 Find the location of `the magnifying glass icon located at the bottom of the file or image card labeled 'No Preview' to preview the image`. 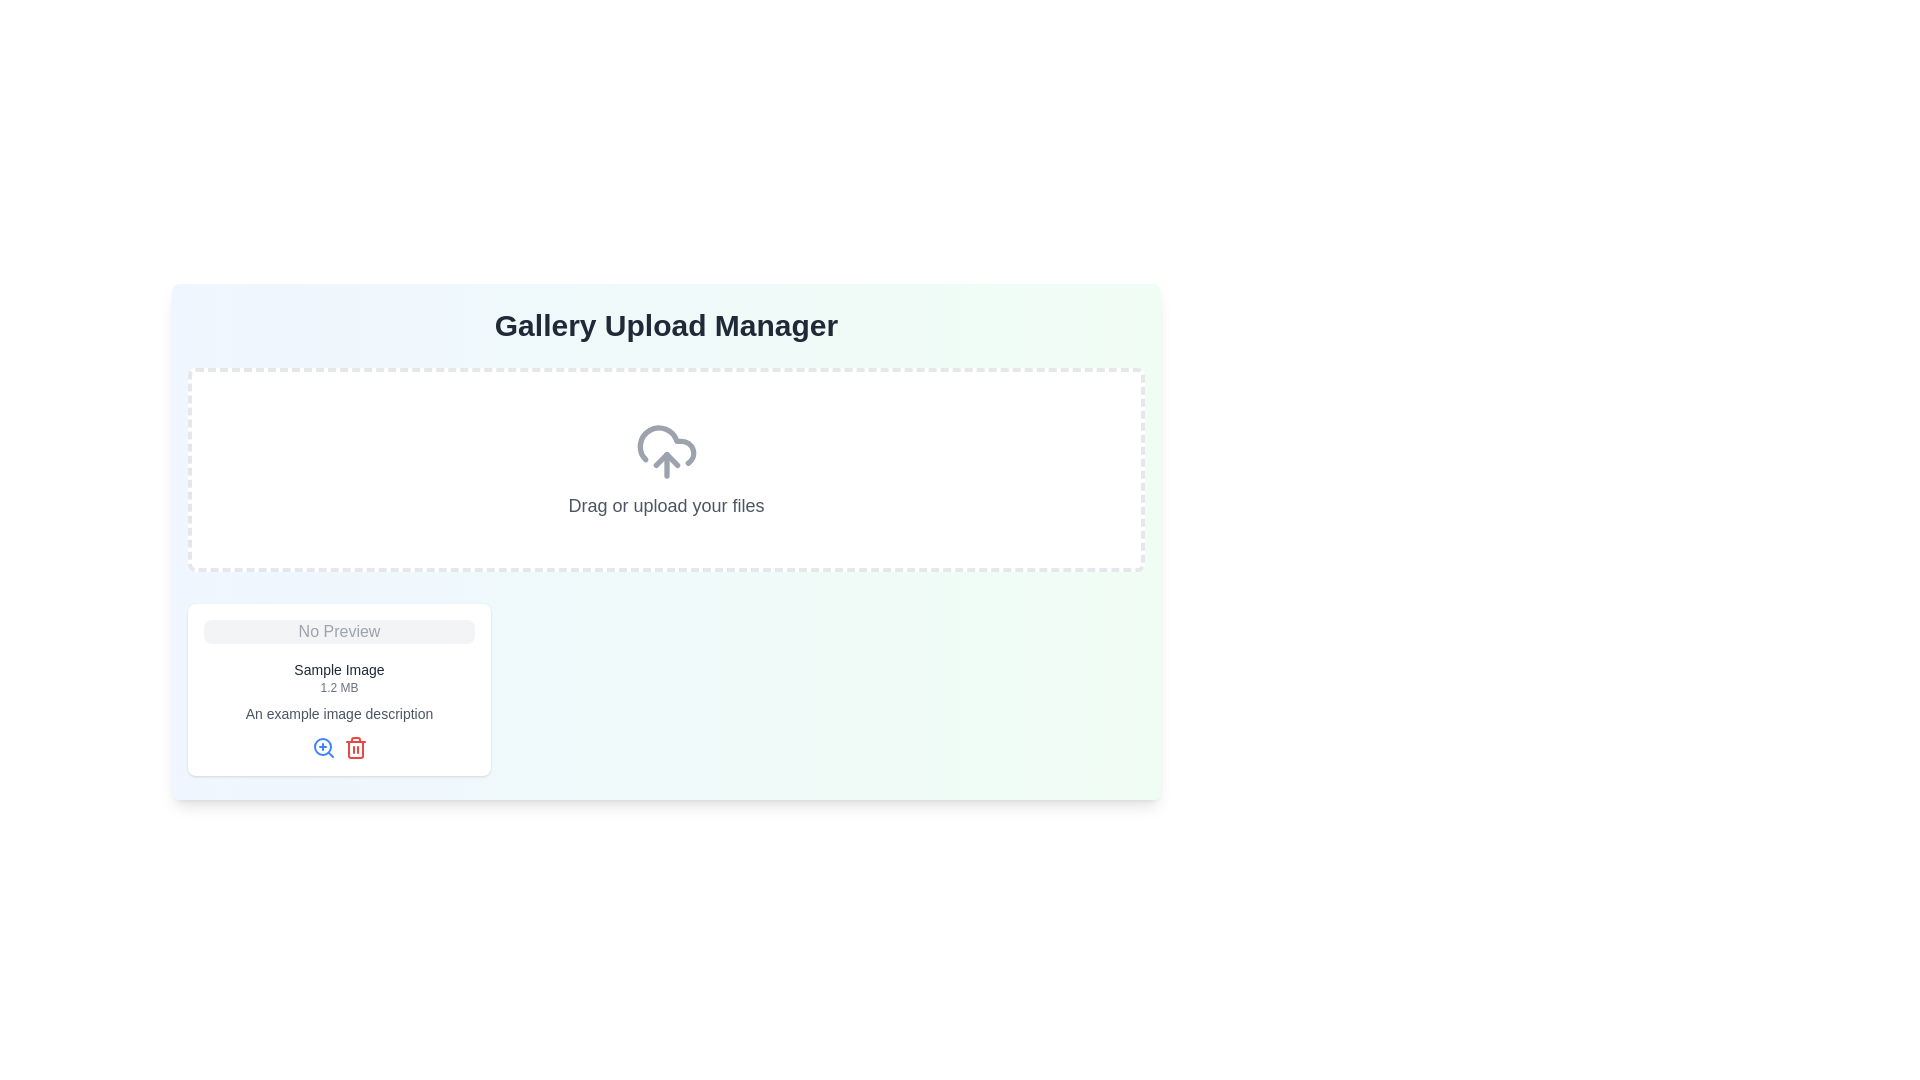

the magnifying glass icon located at the bottom of the file or image card labeled 'No Preview' to preview the image is located at coordinates (339, 689).